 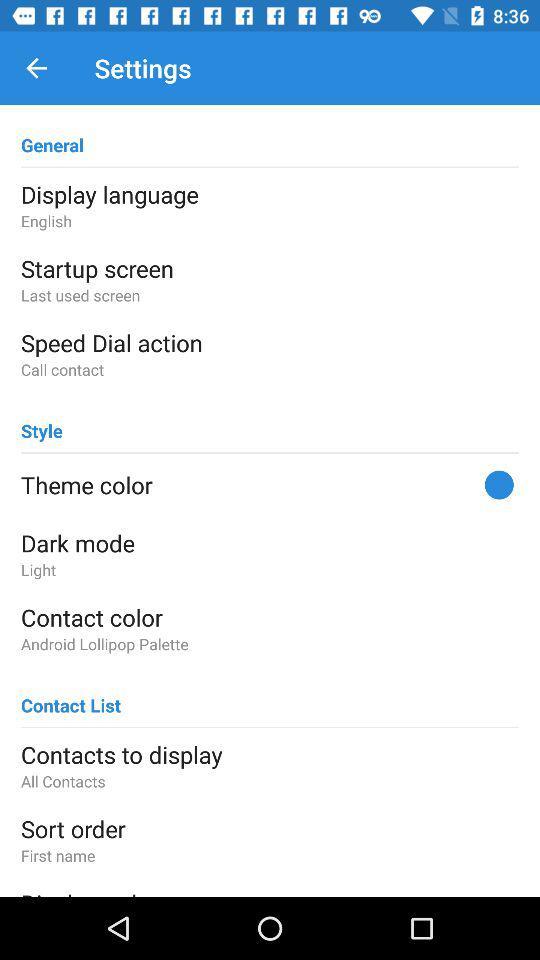 I want to click on icon above all contacts, so click(x=270, y=753).